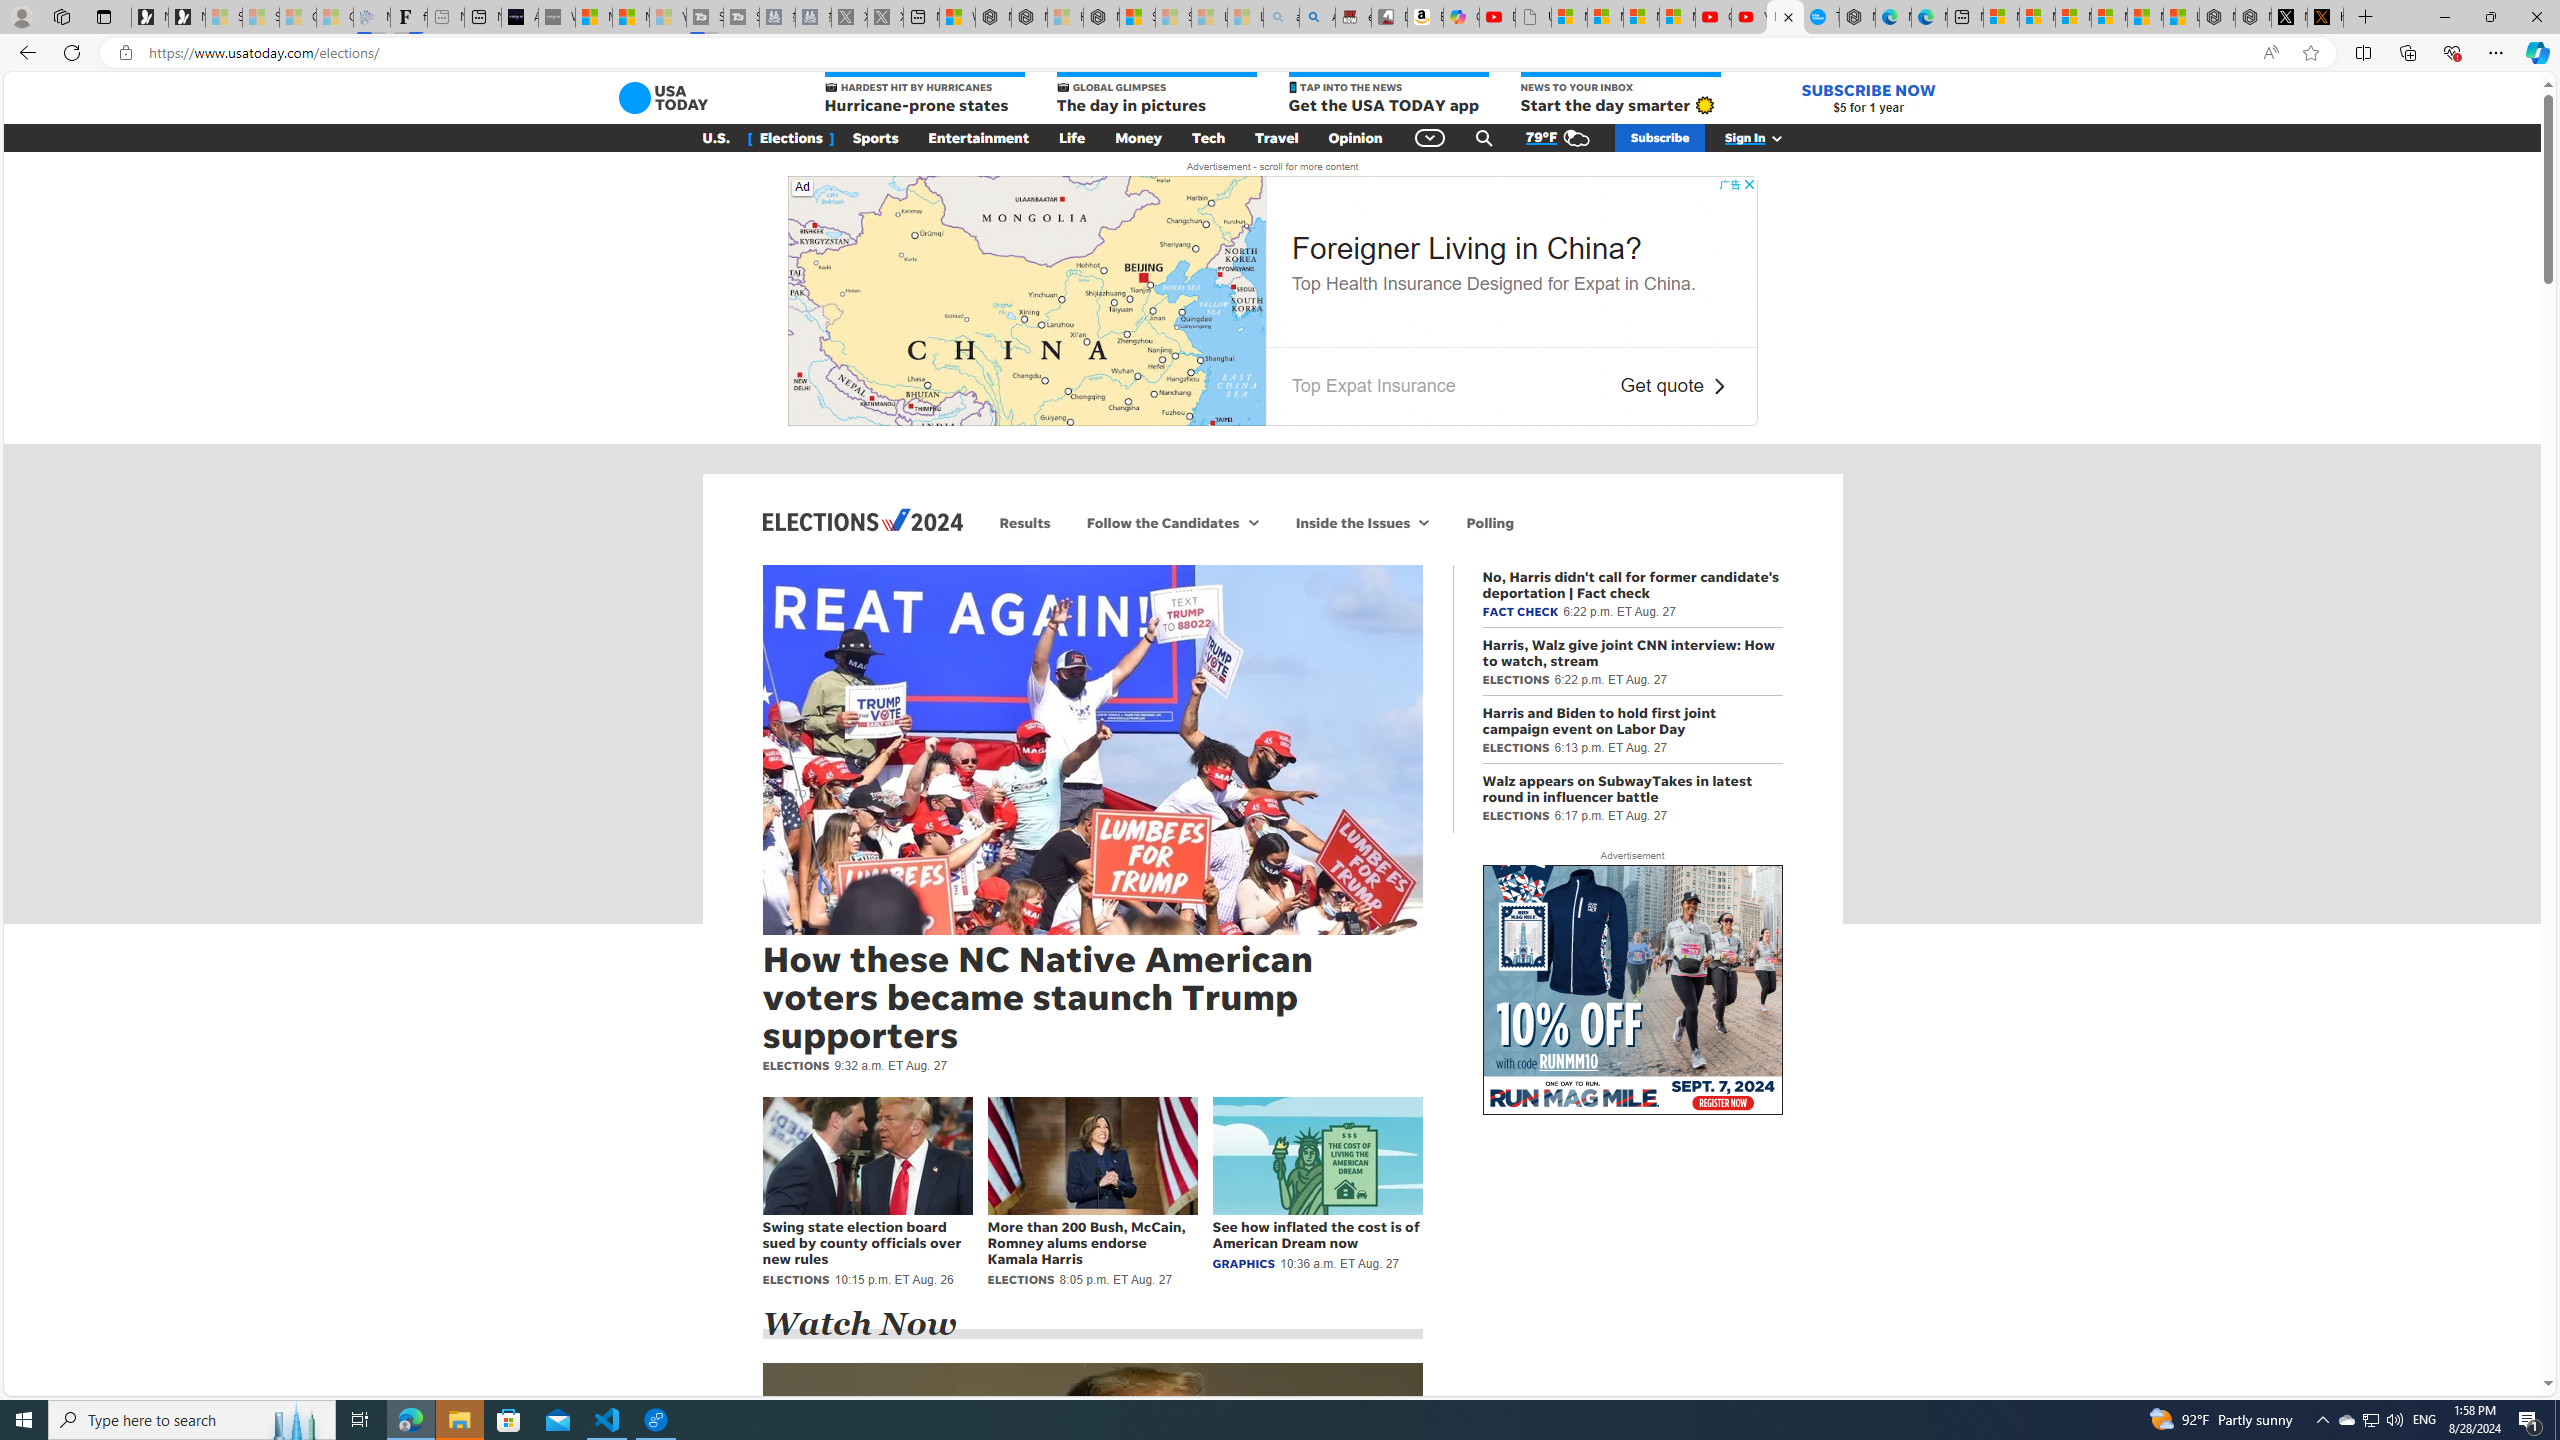  I want to click on 'Microsoft account | Privacy', so click(2108, 16).